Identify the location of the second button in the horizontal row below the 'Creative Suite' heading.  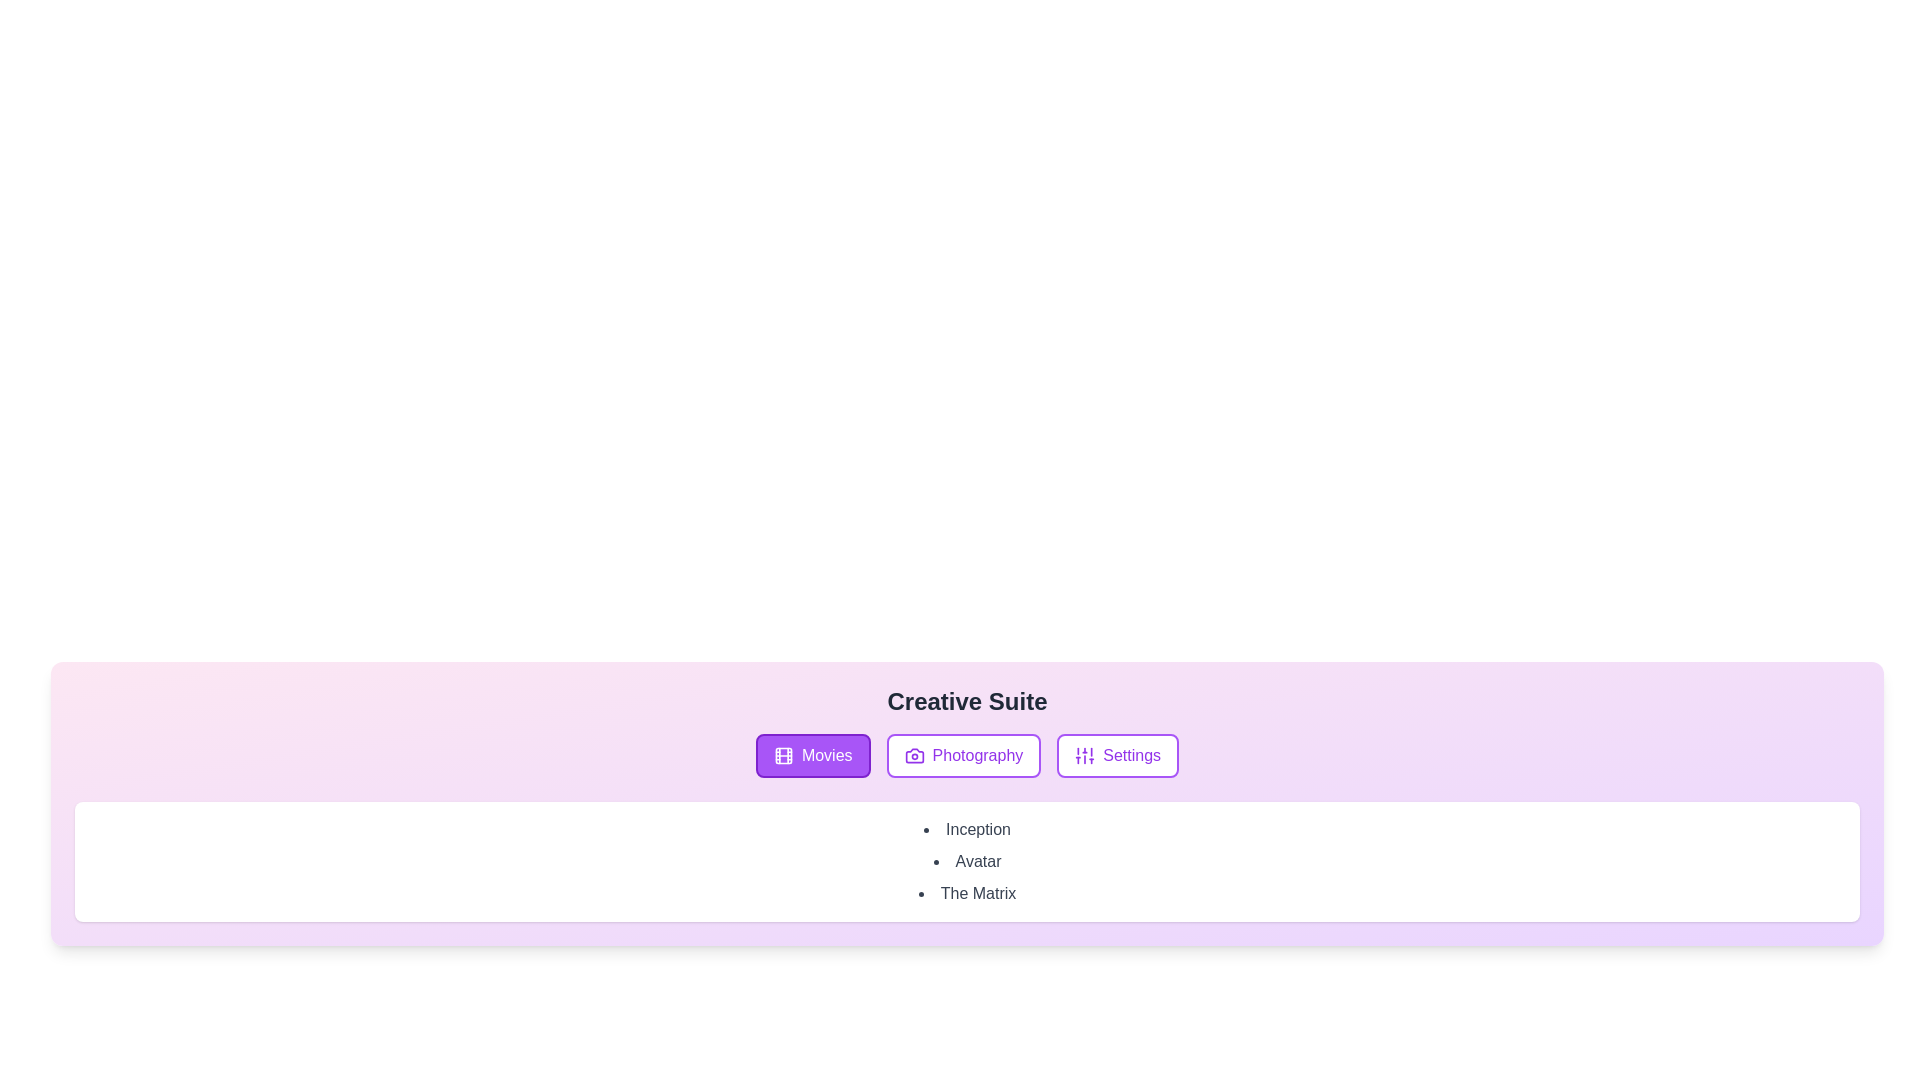
(963, 756).